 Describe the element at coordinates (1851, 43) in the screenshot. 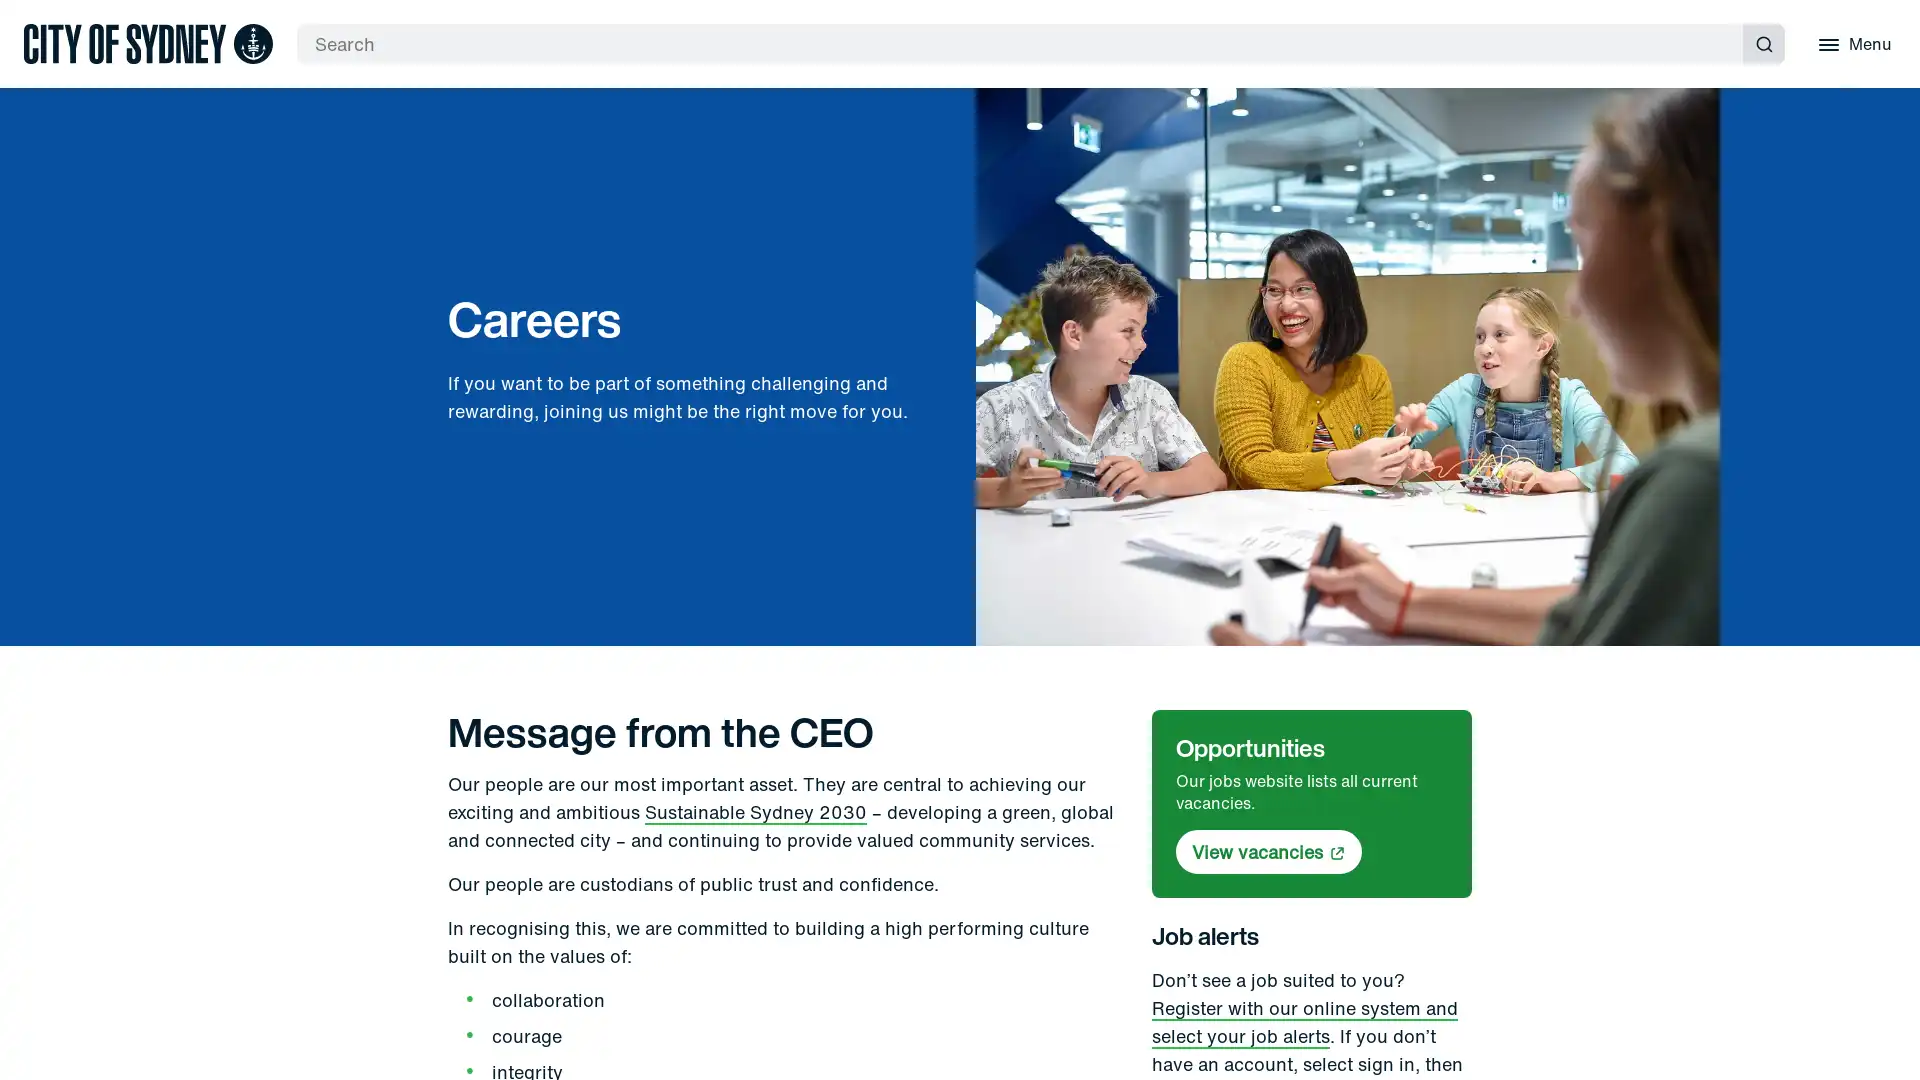

I see `Menu` at that location.